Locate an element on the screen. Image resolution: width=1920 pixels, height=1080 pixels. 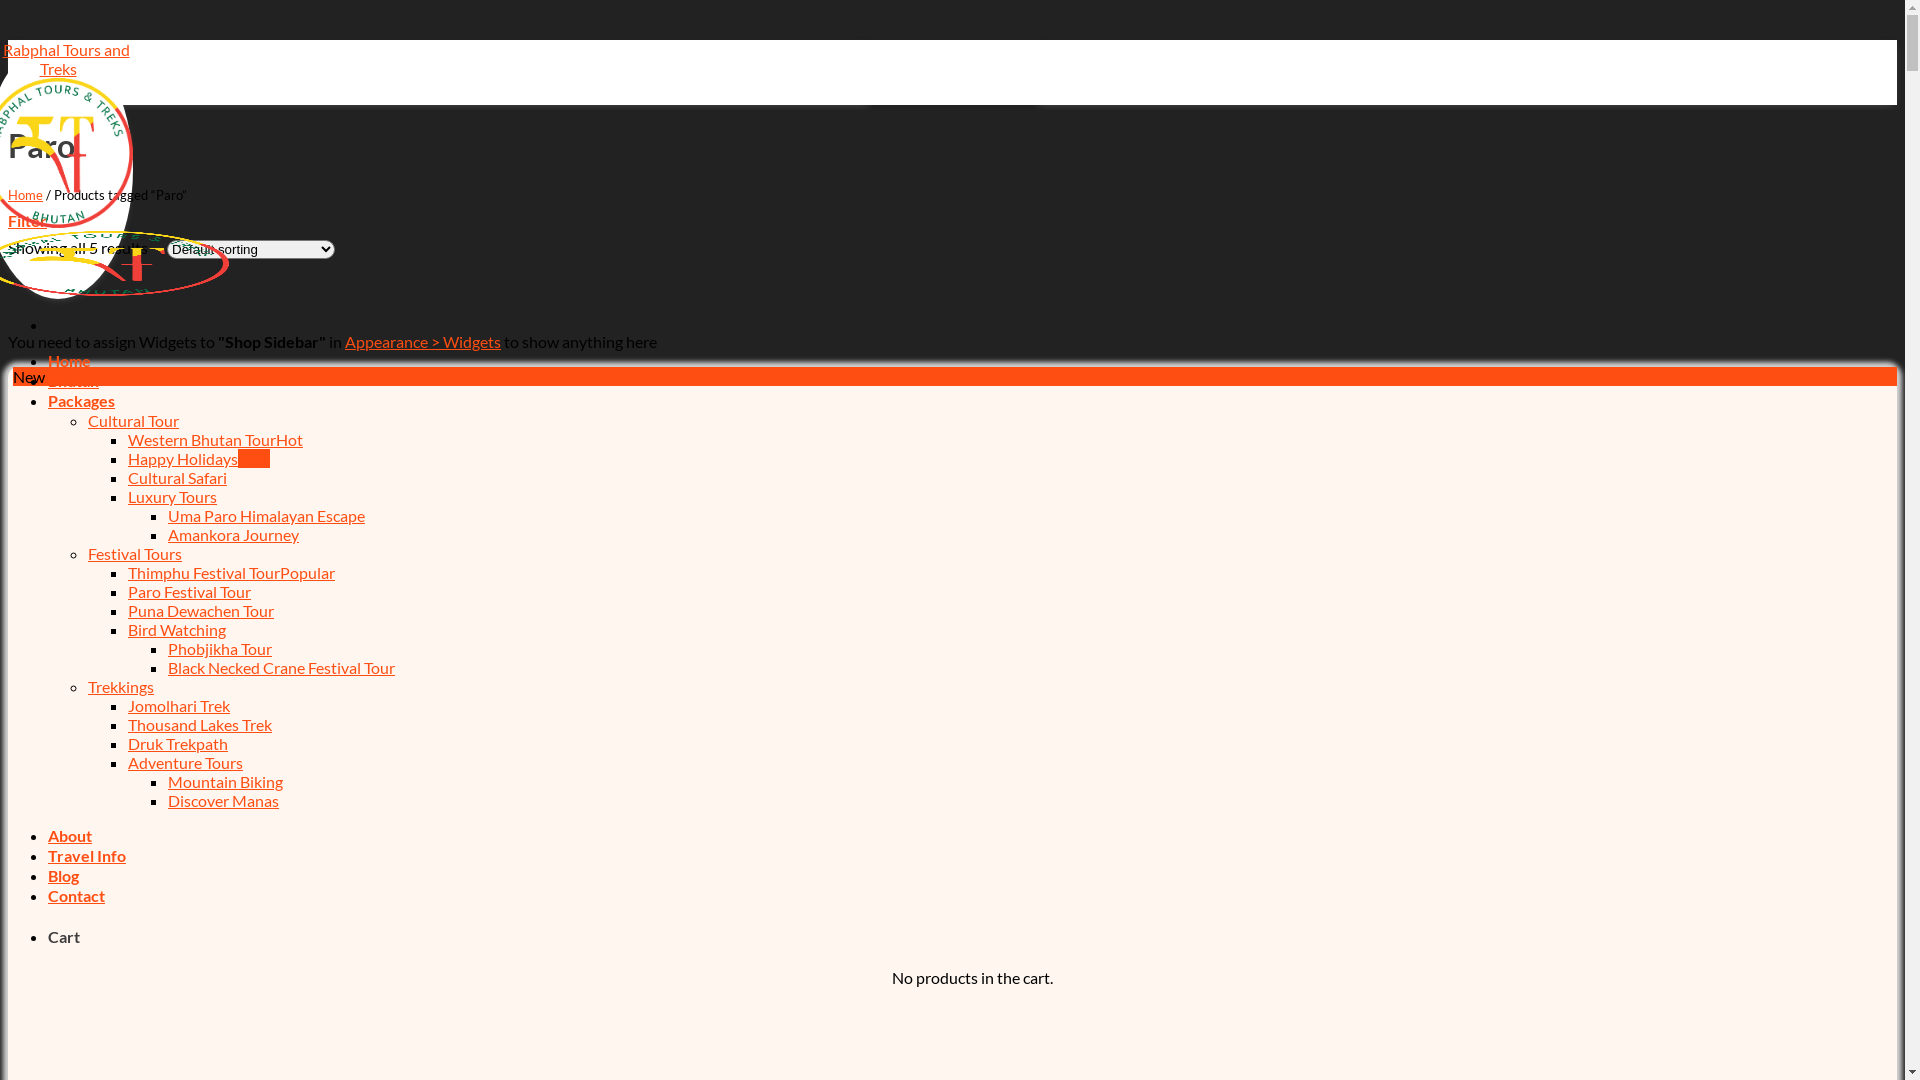
'Blog' is located at coordinates (63, 874).